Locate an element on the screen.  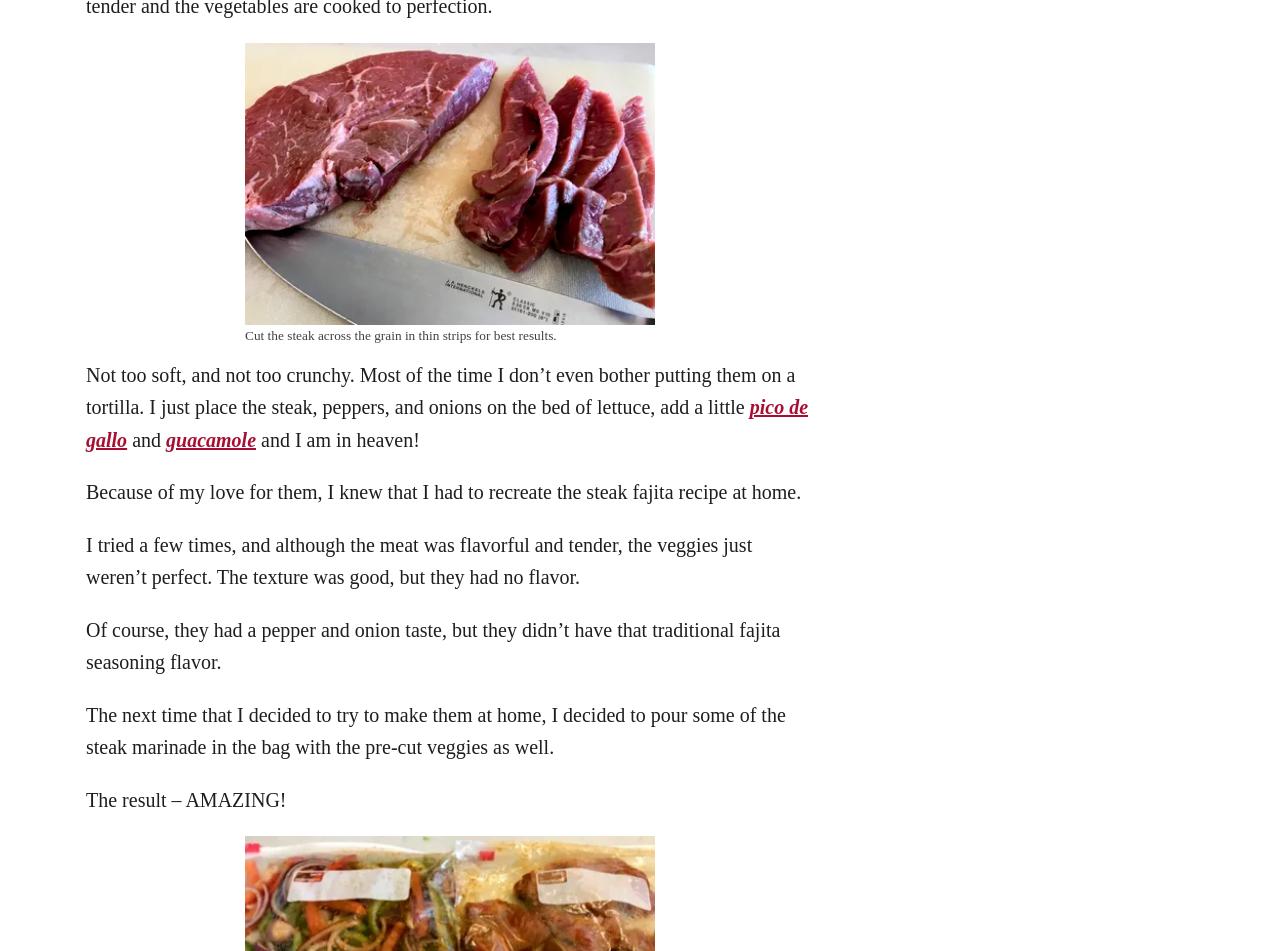
'guacamole' is located at coordinates (210, 438).